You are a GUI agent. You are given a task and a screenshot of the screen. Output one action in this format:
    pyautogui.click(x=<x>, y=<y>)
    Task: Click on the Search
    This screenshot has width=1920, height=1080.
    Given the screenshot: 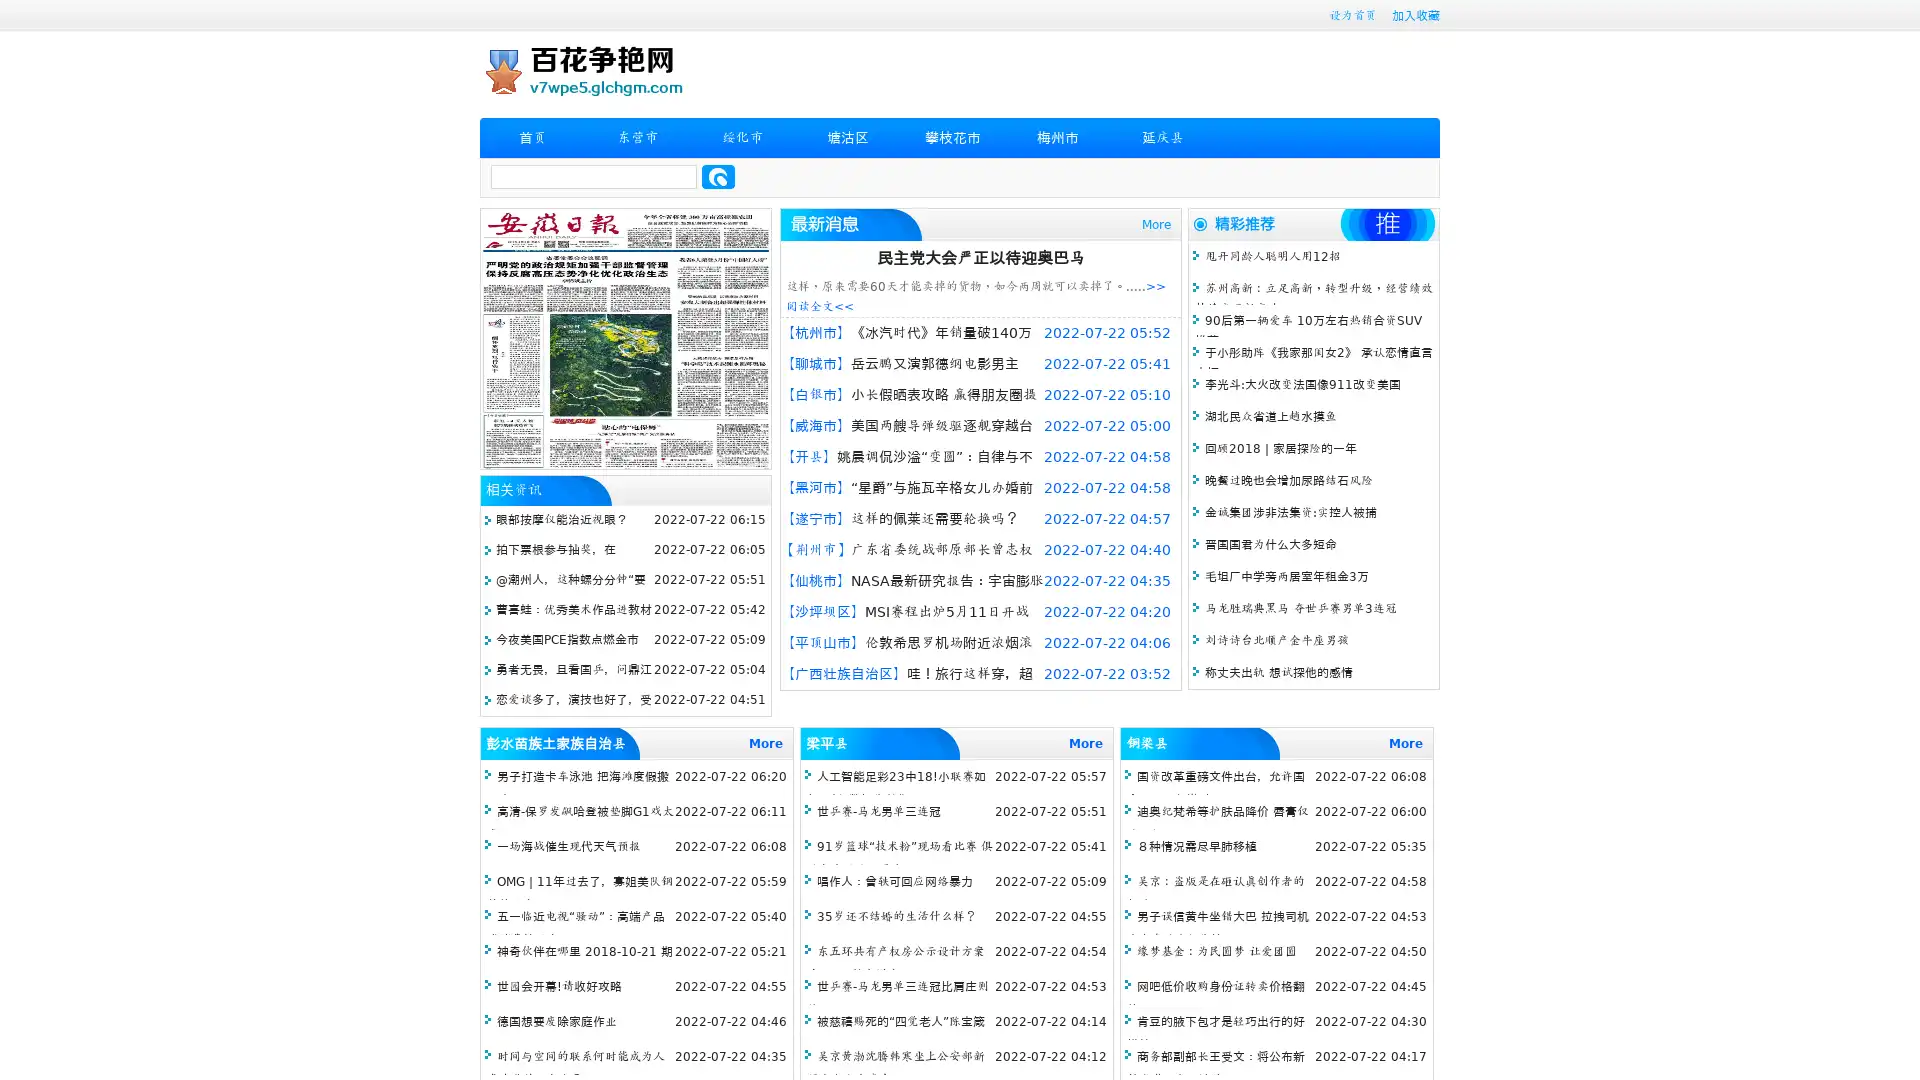 What is the action you would take?
    pyautogui.click(x=718, y=176)
    